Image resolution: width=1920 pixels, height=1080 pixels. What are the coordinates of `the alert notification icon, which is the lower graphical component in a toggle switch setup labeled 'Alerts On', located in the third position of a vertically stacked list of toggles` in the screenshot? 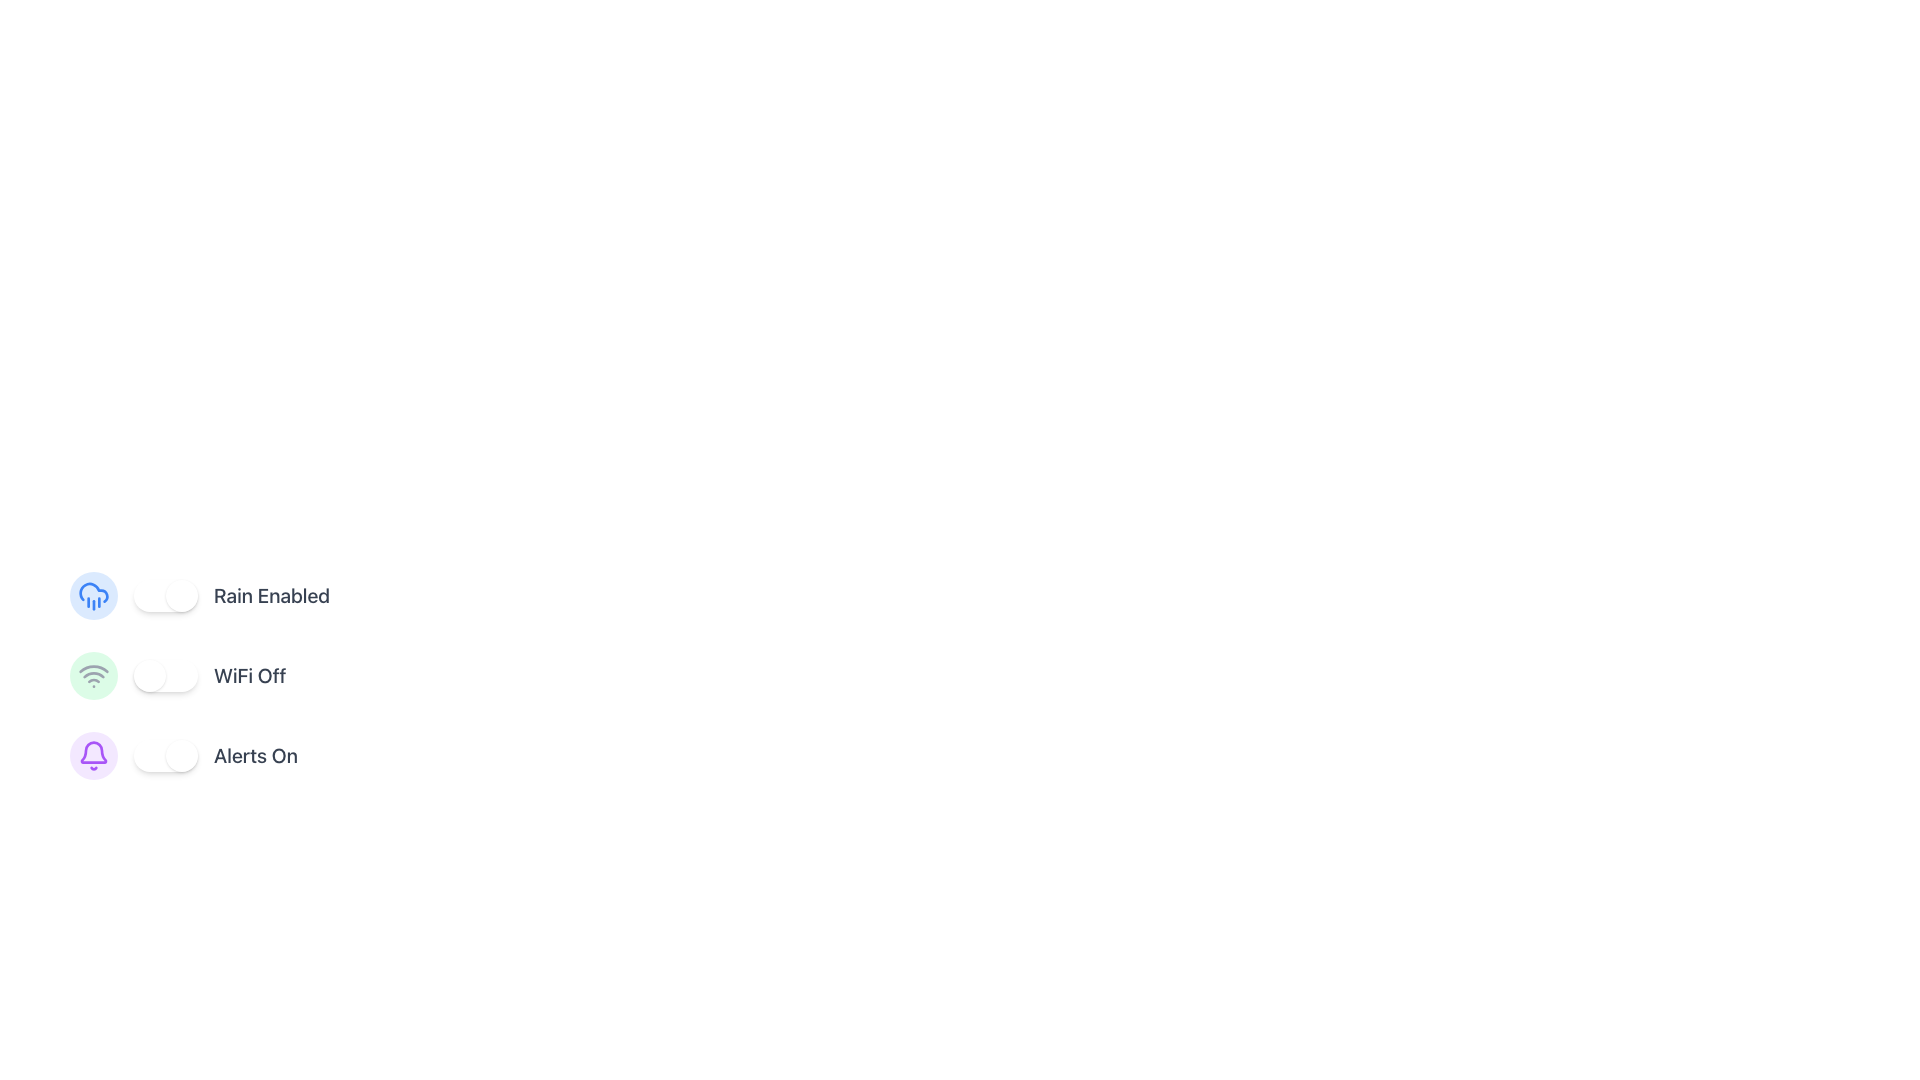 It's located at (93, 752).